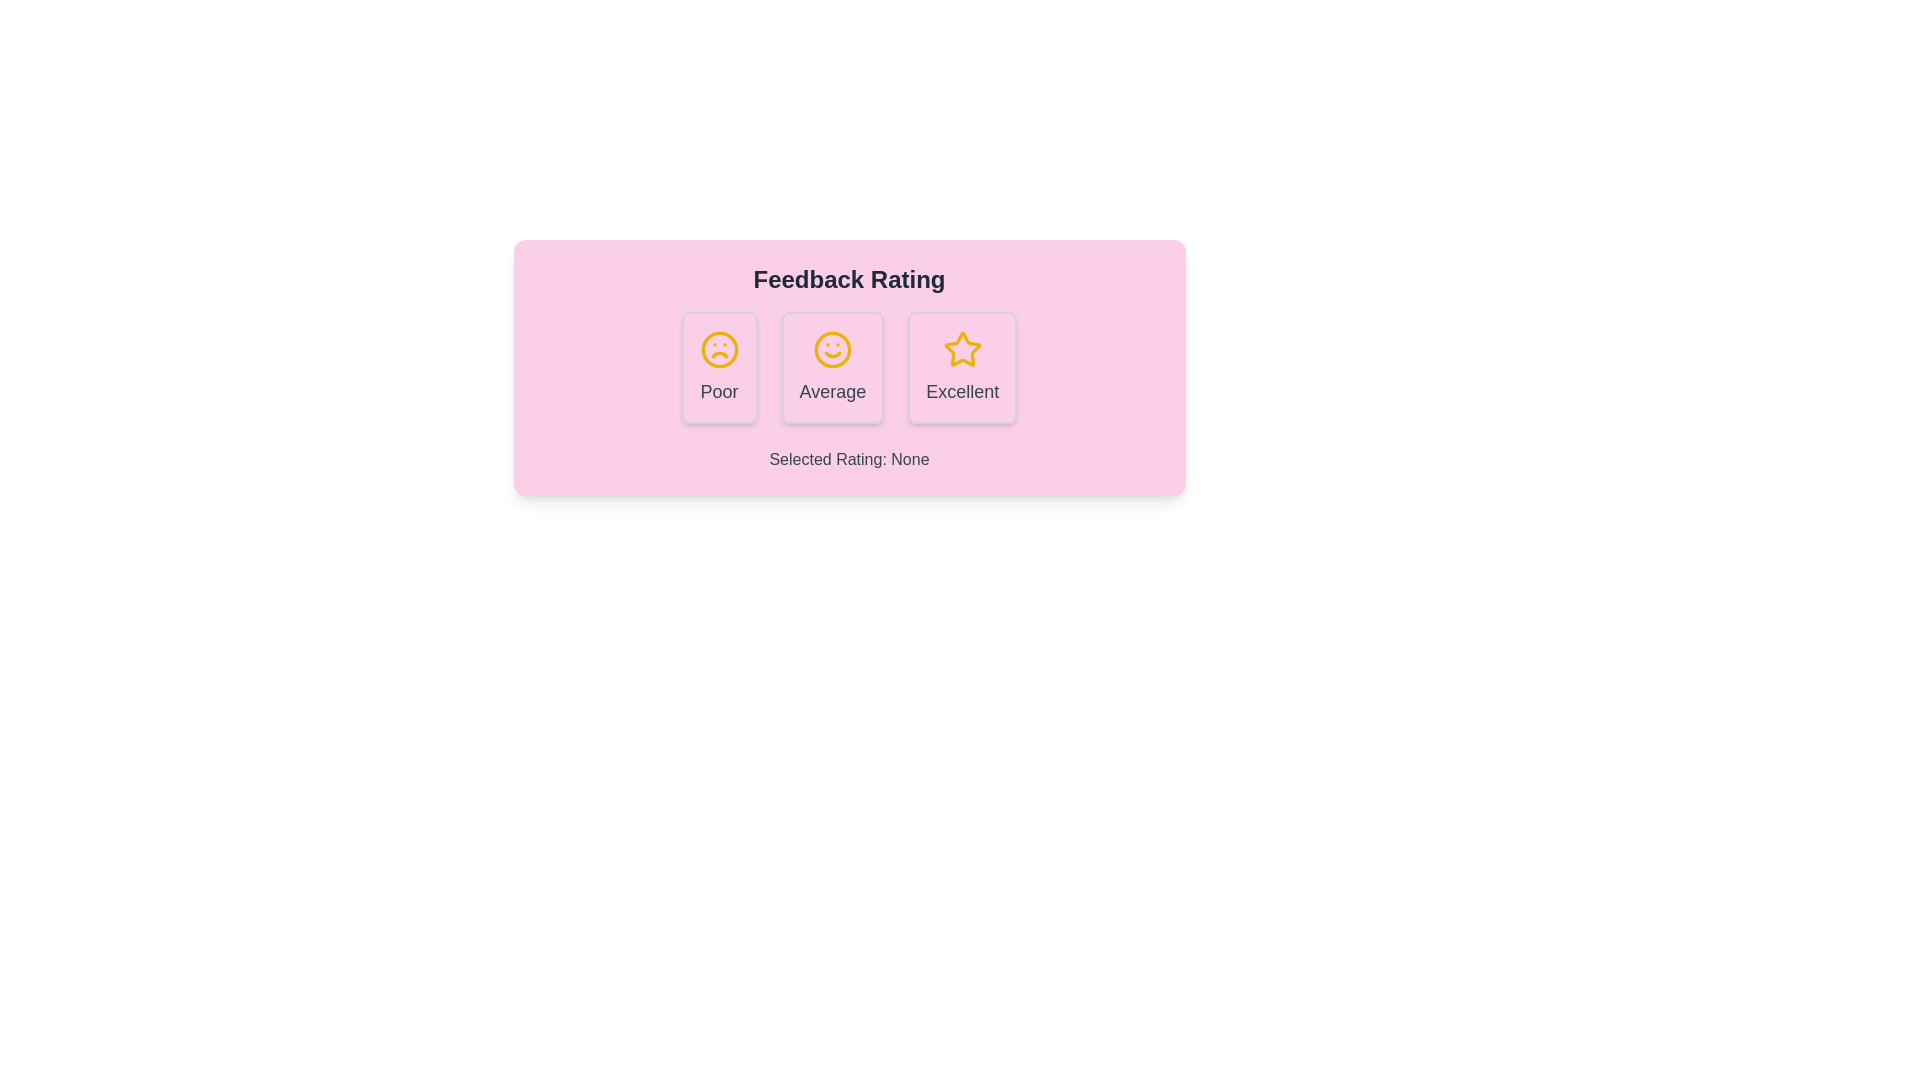 This screenshot has height=1080, width=1920. I want to click on the yellow face icon with a frowning expression, so click(719, 349).